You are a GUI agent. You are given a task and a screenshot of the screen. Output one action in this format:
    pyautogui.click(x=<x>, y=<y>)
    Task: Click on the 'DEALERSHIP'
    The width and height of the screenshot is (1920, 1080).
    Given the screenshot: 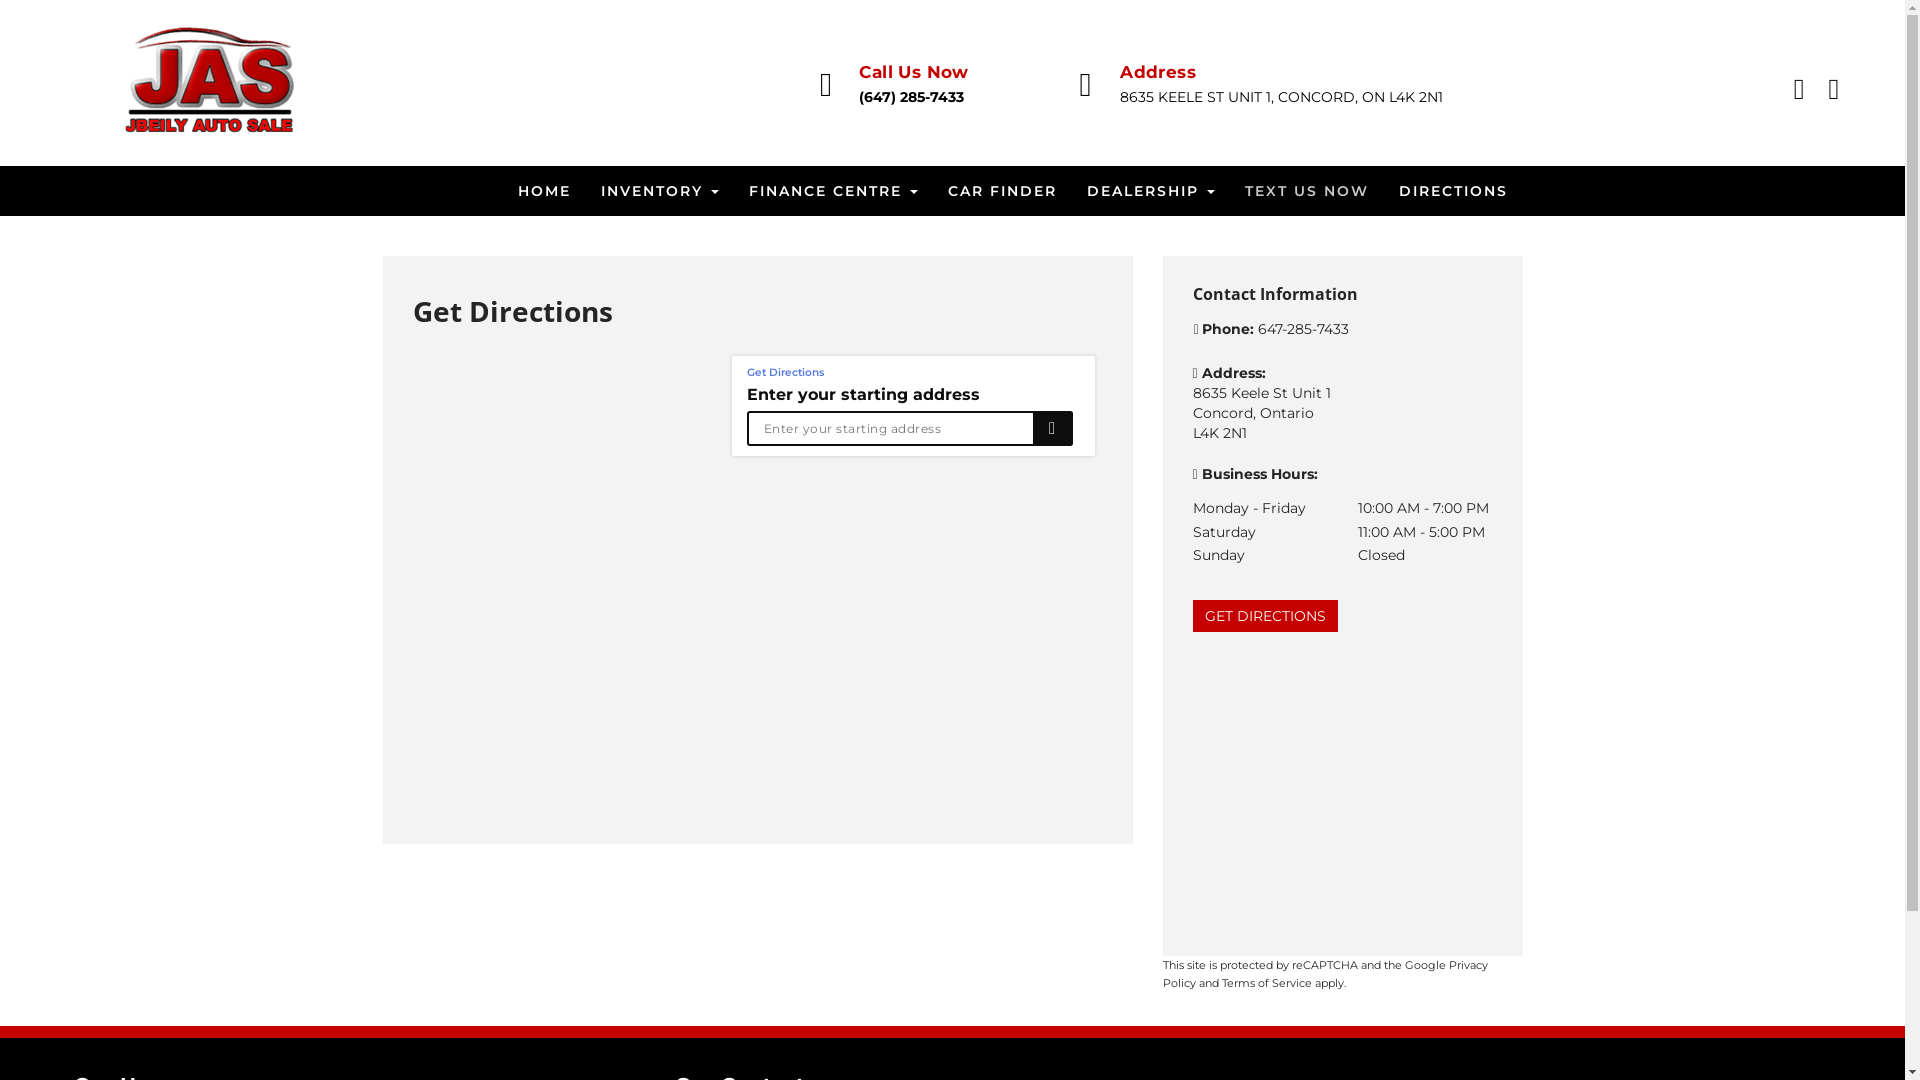 What is the action you would take?
    pyautogui.click(x=1151, y=191)
    